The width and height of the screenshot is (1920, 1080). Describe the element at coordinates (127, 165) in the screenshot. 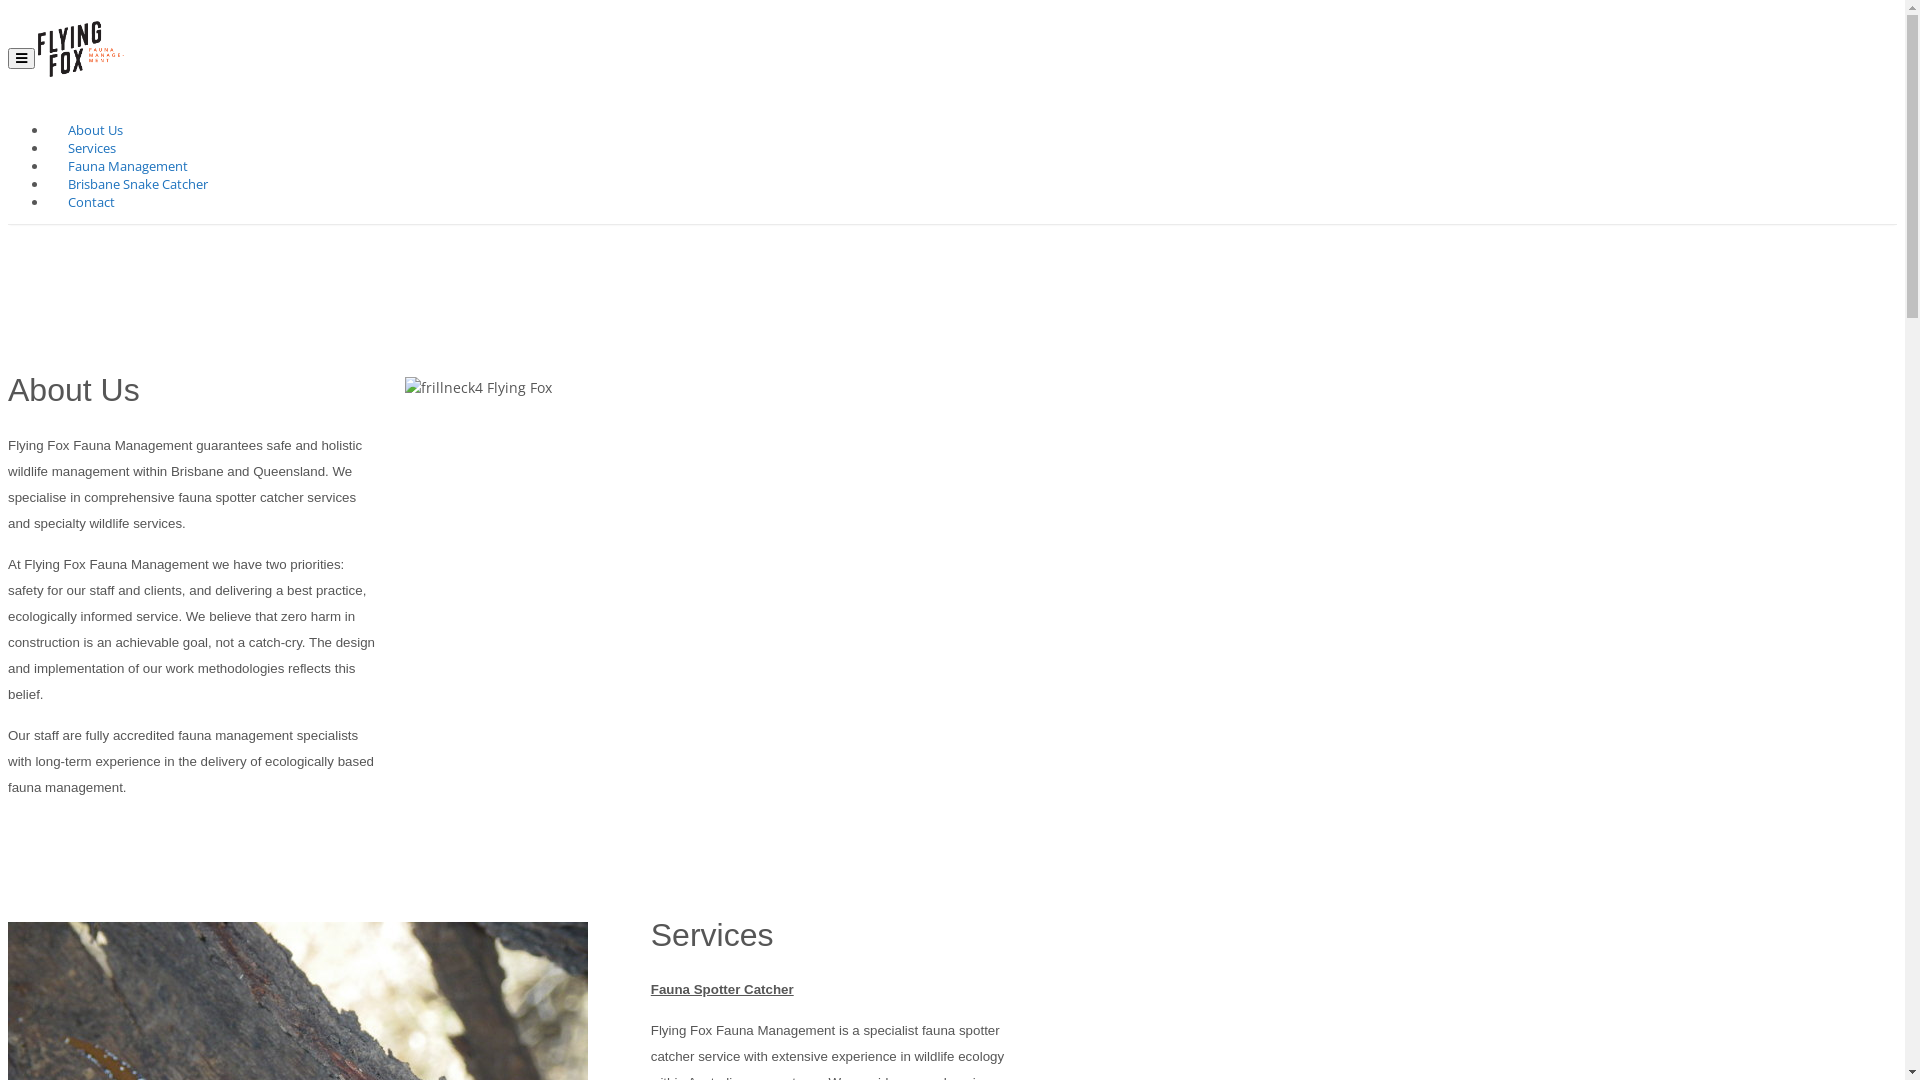

I see `'Fauna Management'` at that location.